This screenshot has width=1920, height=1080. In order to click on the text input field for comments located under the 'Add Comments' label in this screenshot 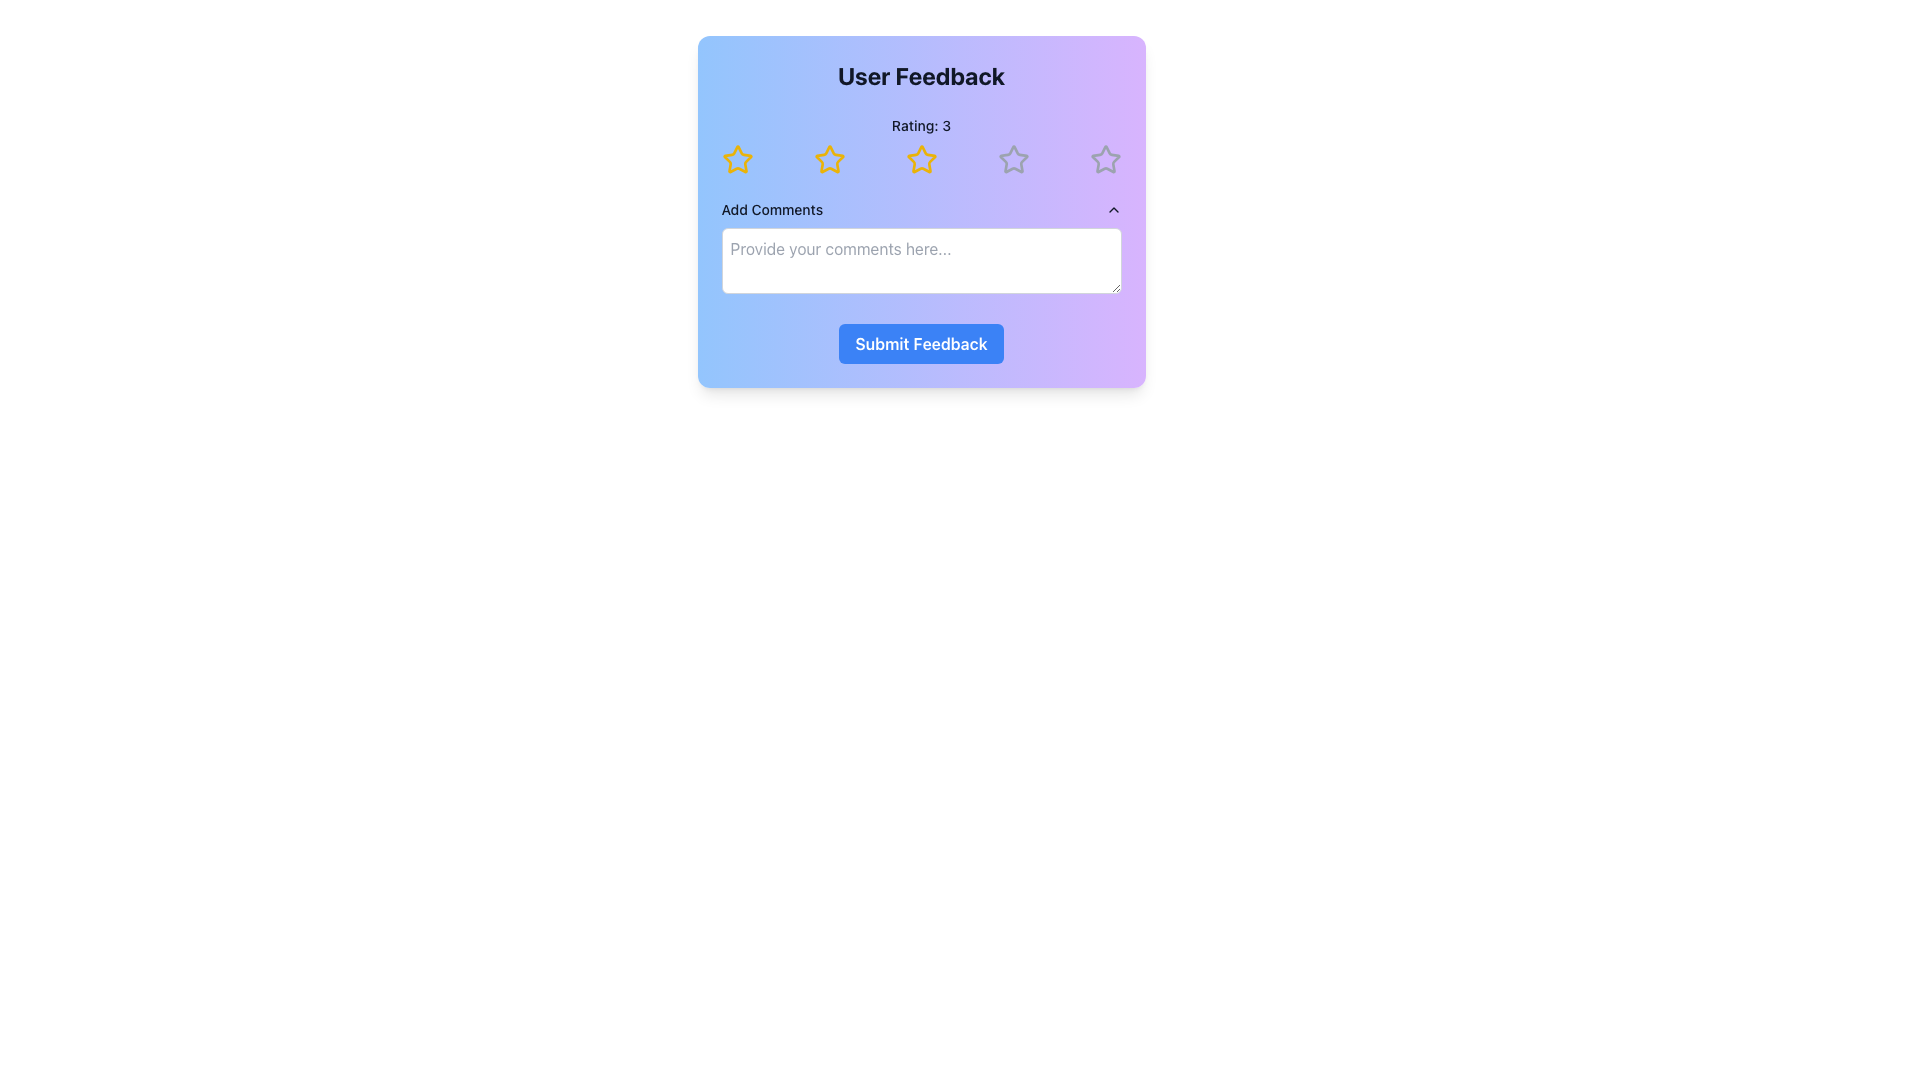, I will do `click(920, 260)`.